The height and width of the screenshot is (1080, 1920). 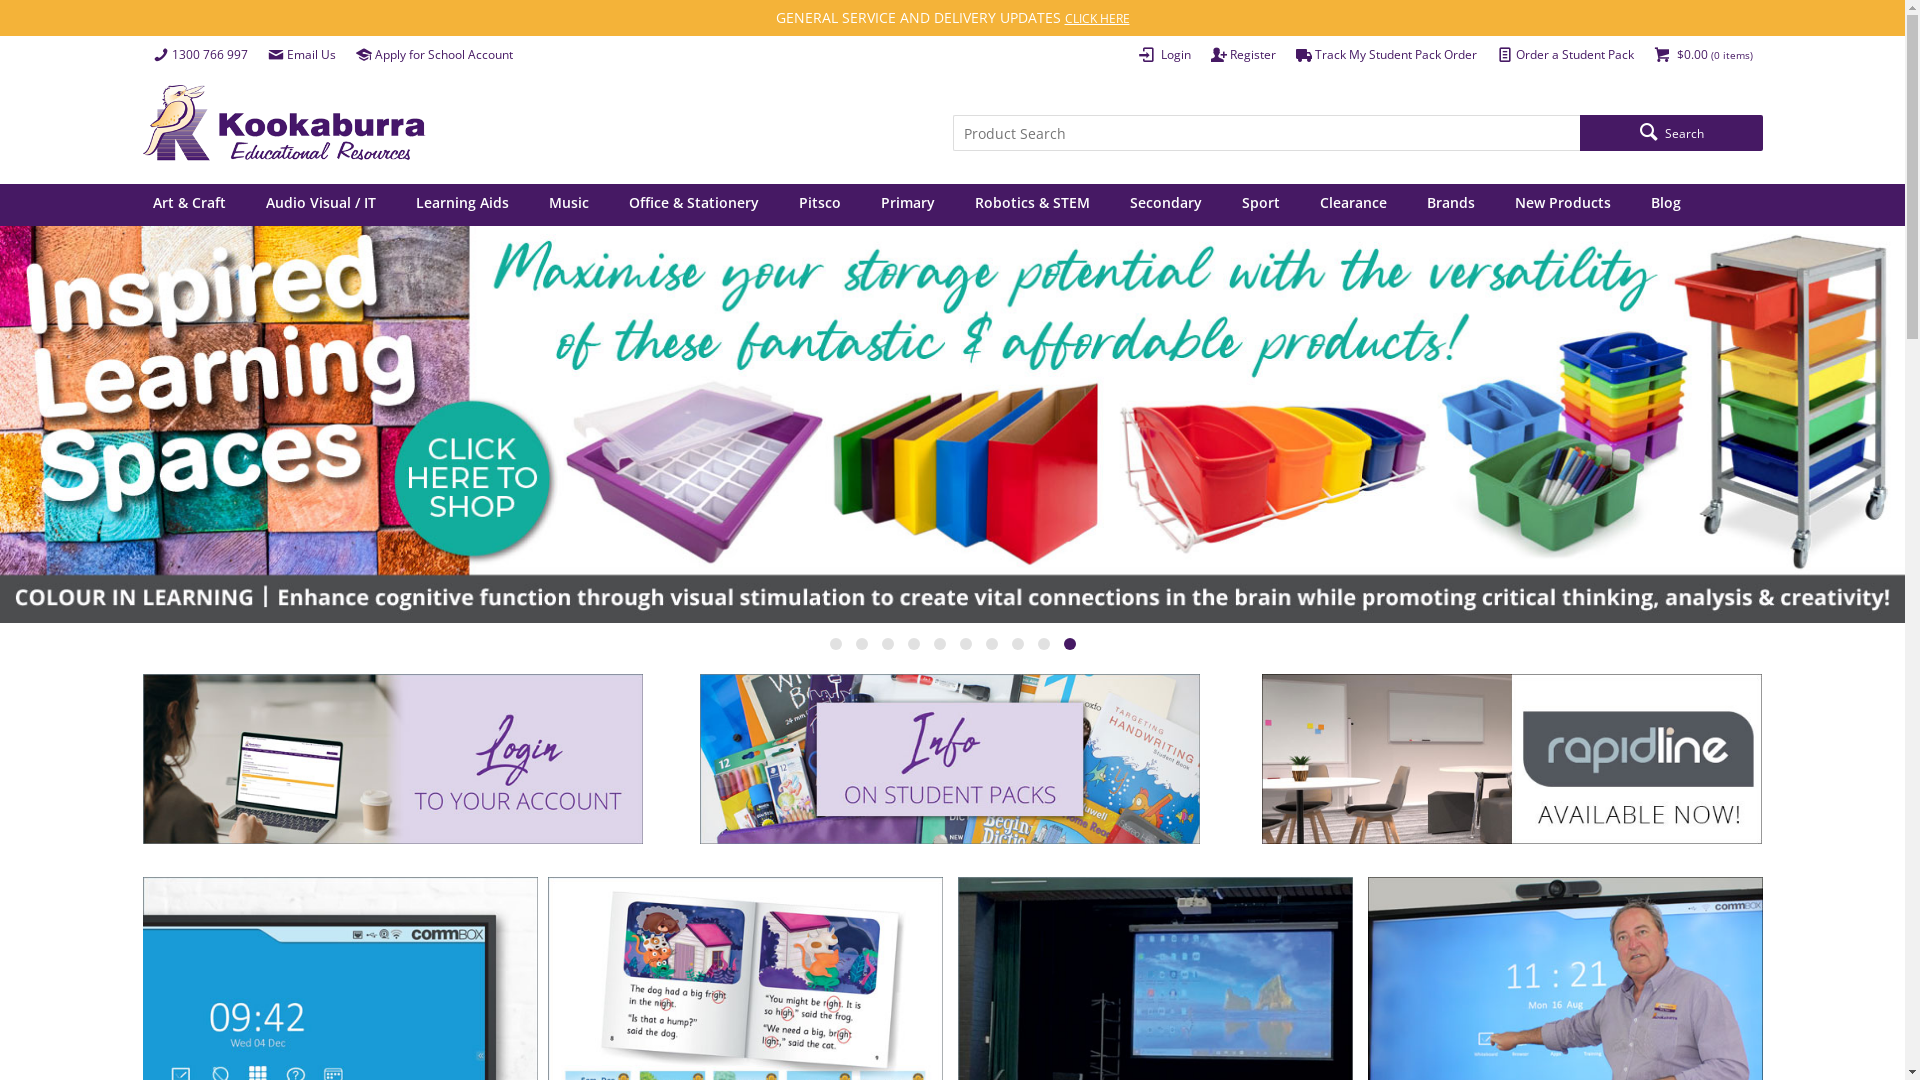 What do you see at coordinates (1665, 204) in the screenshot?
I see `'Blog'` at bounding box center [1665, 204].